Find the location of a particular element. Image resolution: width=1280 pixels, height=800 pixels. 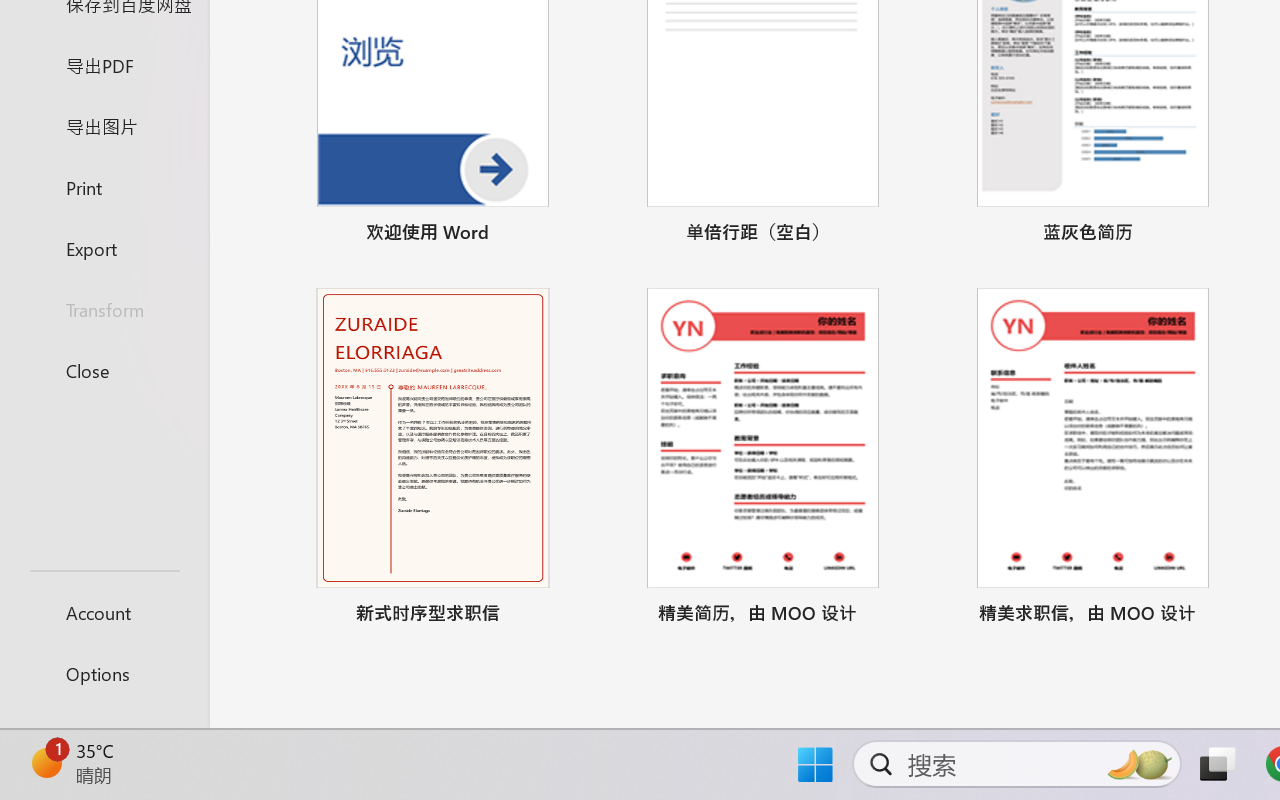

'Options' is located at coordinates (103, 673).